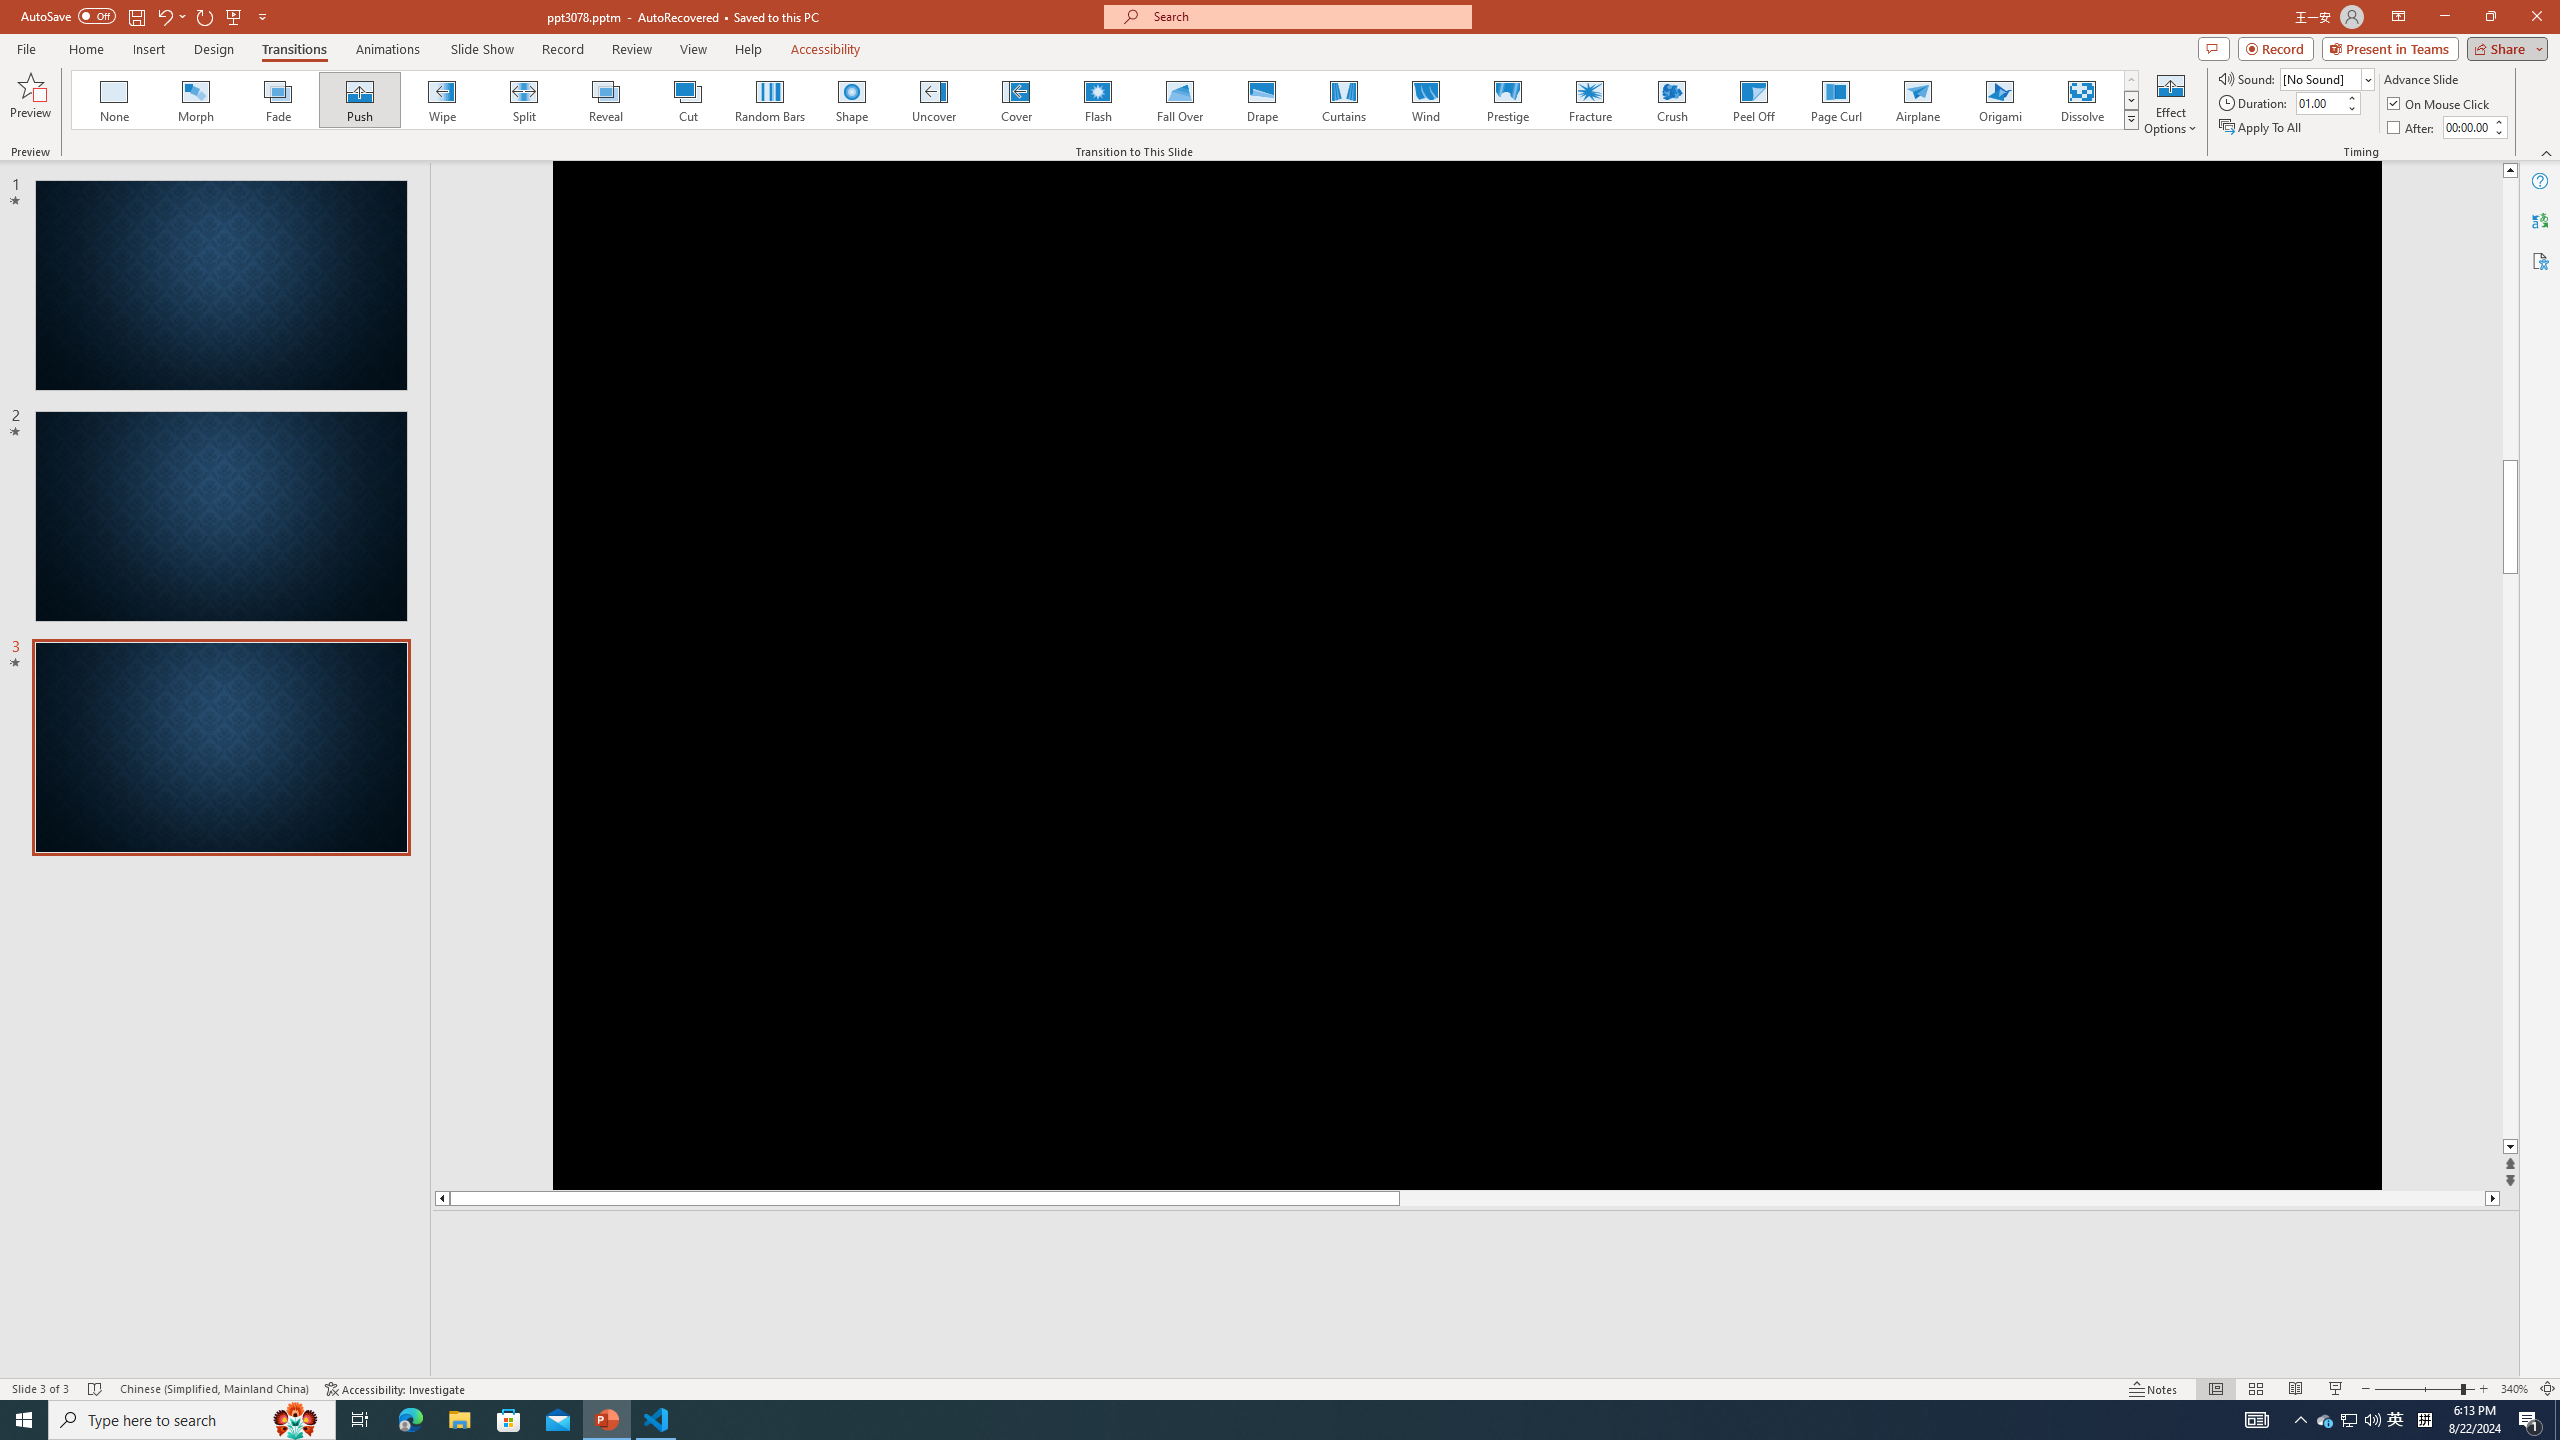  Describe the element at coordinates (1998, 99) in the screenshot. I see `'Origami'` at that location.